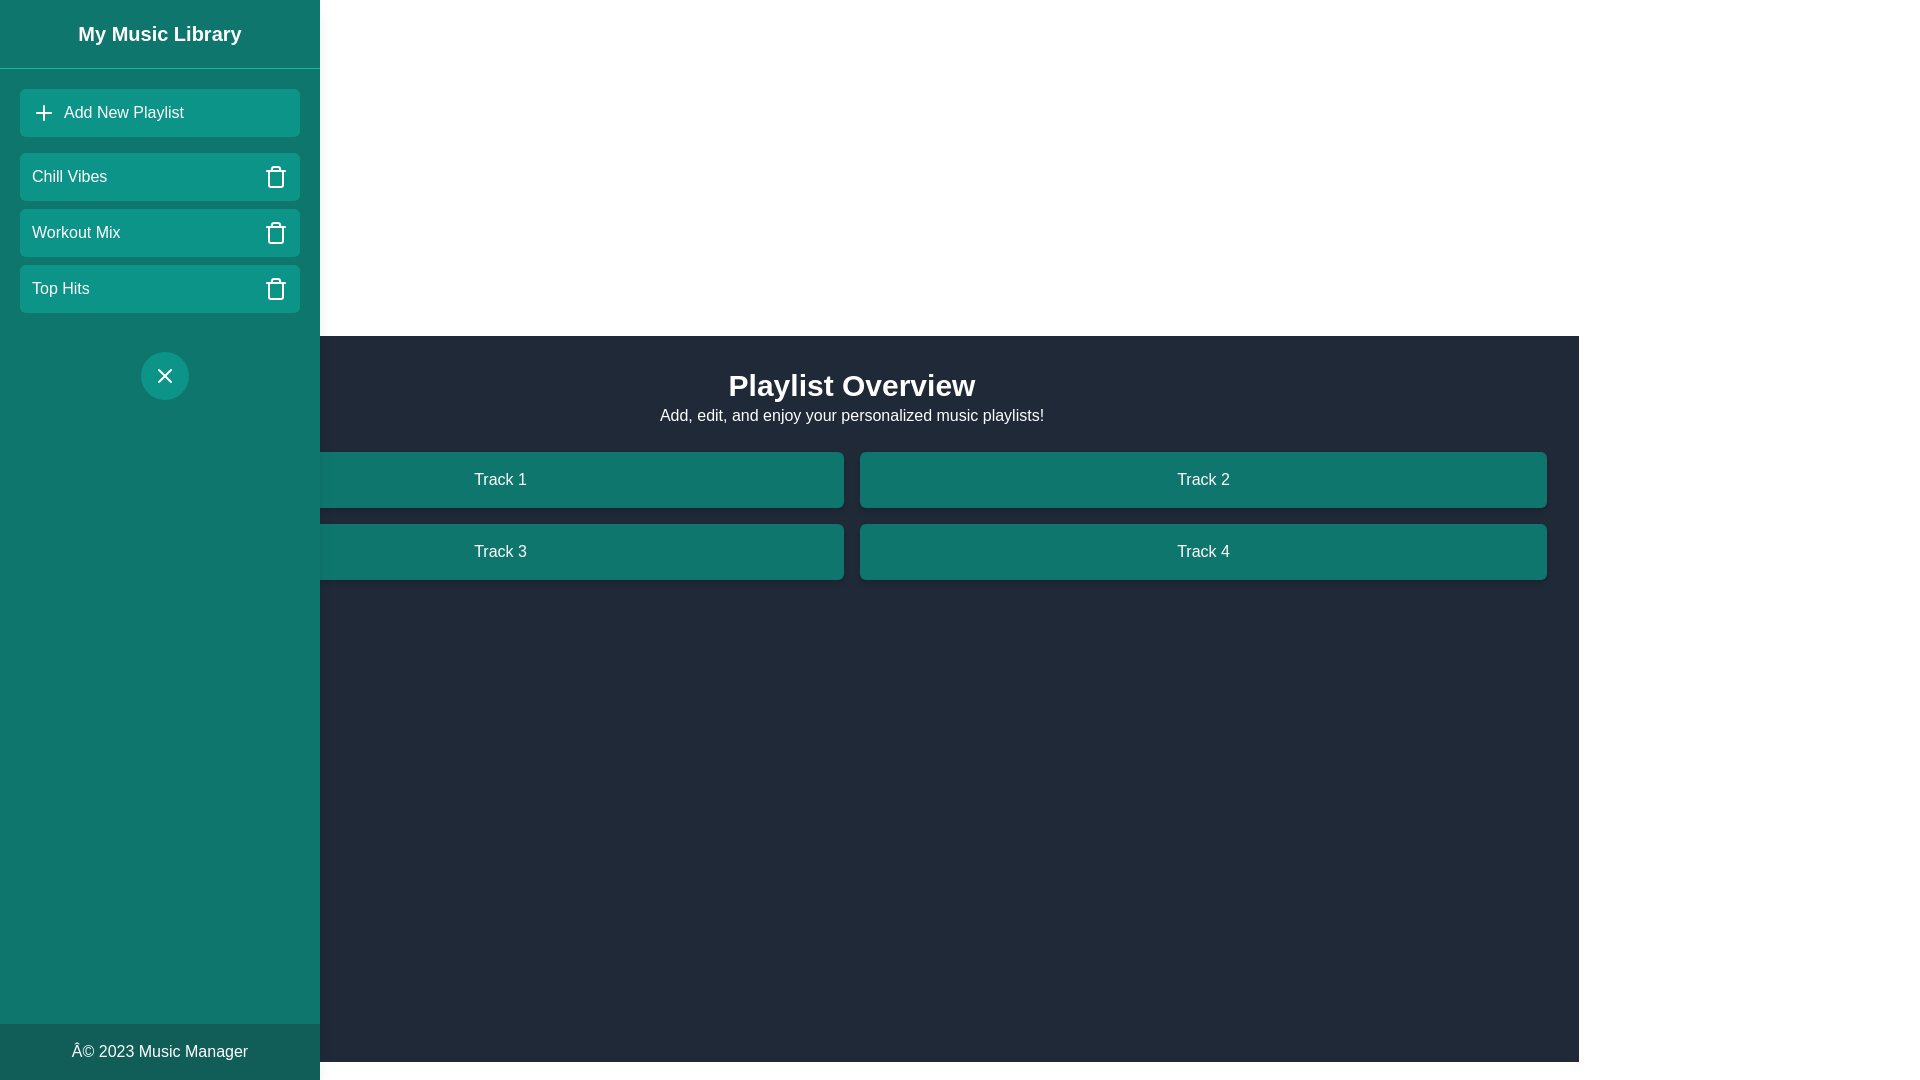  Describe the element at coordinates (164, 375) in the screenshot. I see `the circular teal button with a white 'X' icon located below the 'Top Hits' playlist in the left-side navigation panel` at that location.